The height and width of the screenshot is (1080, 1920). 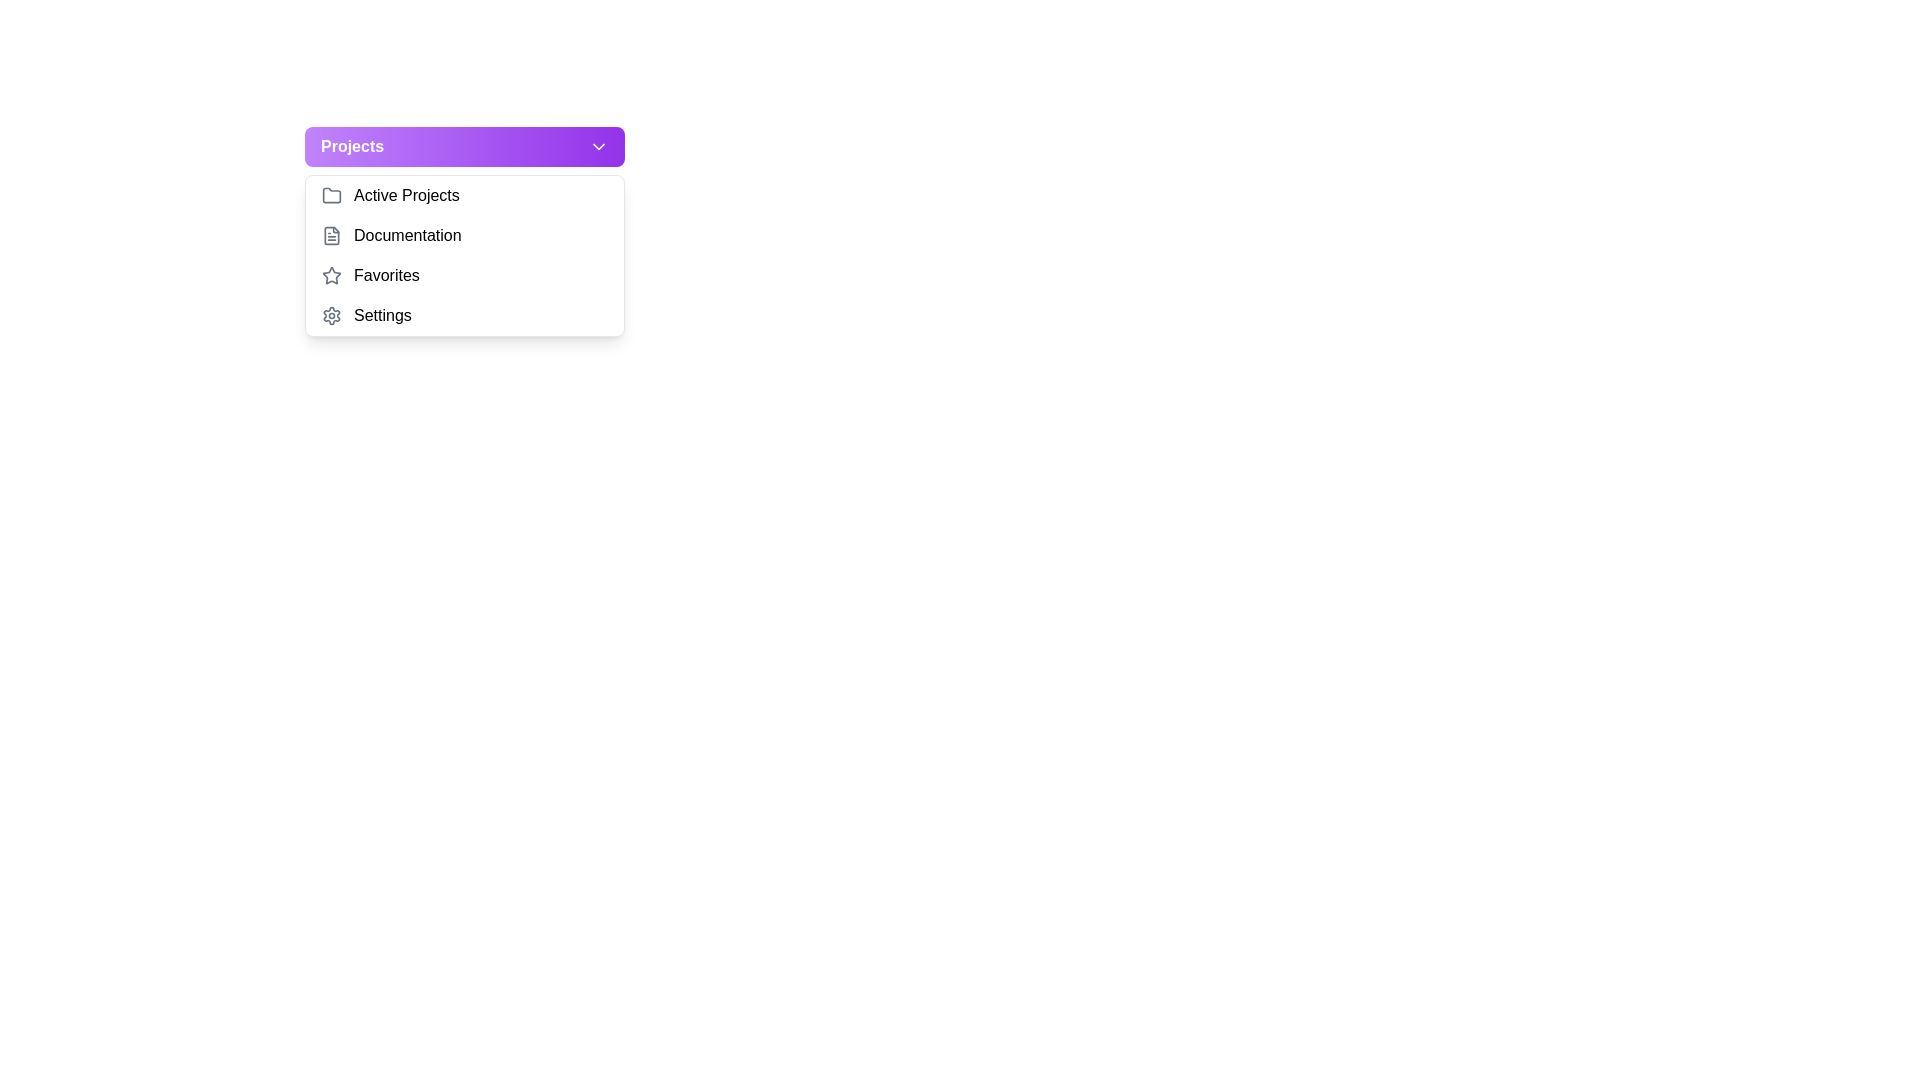 What do you see at coordinates (331, 196) in the screenshot?
I see `the folder icon representing 'Active Projects' in the dropdown menu titled 'Projects'` at bounding box center [331, 196].